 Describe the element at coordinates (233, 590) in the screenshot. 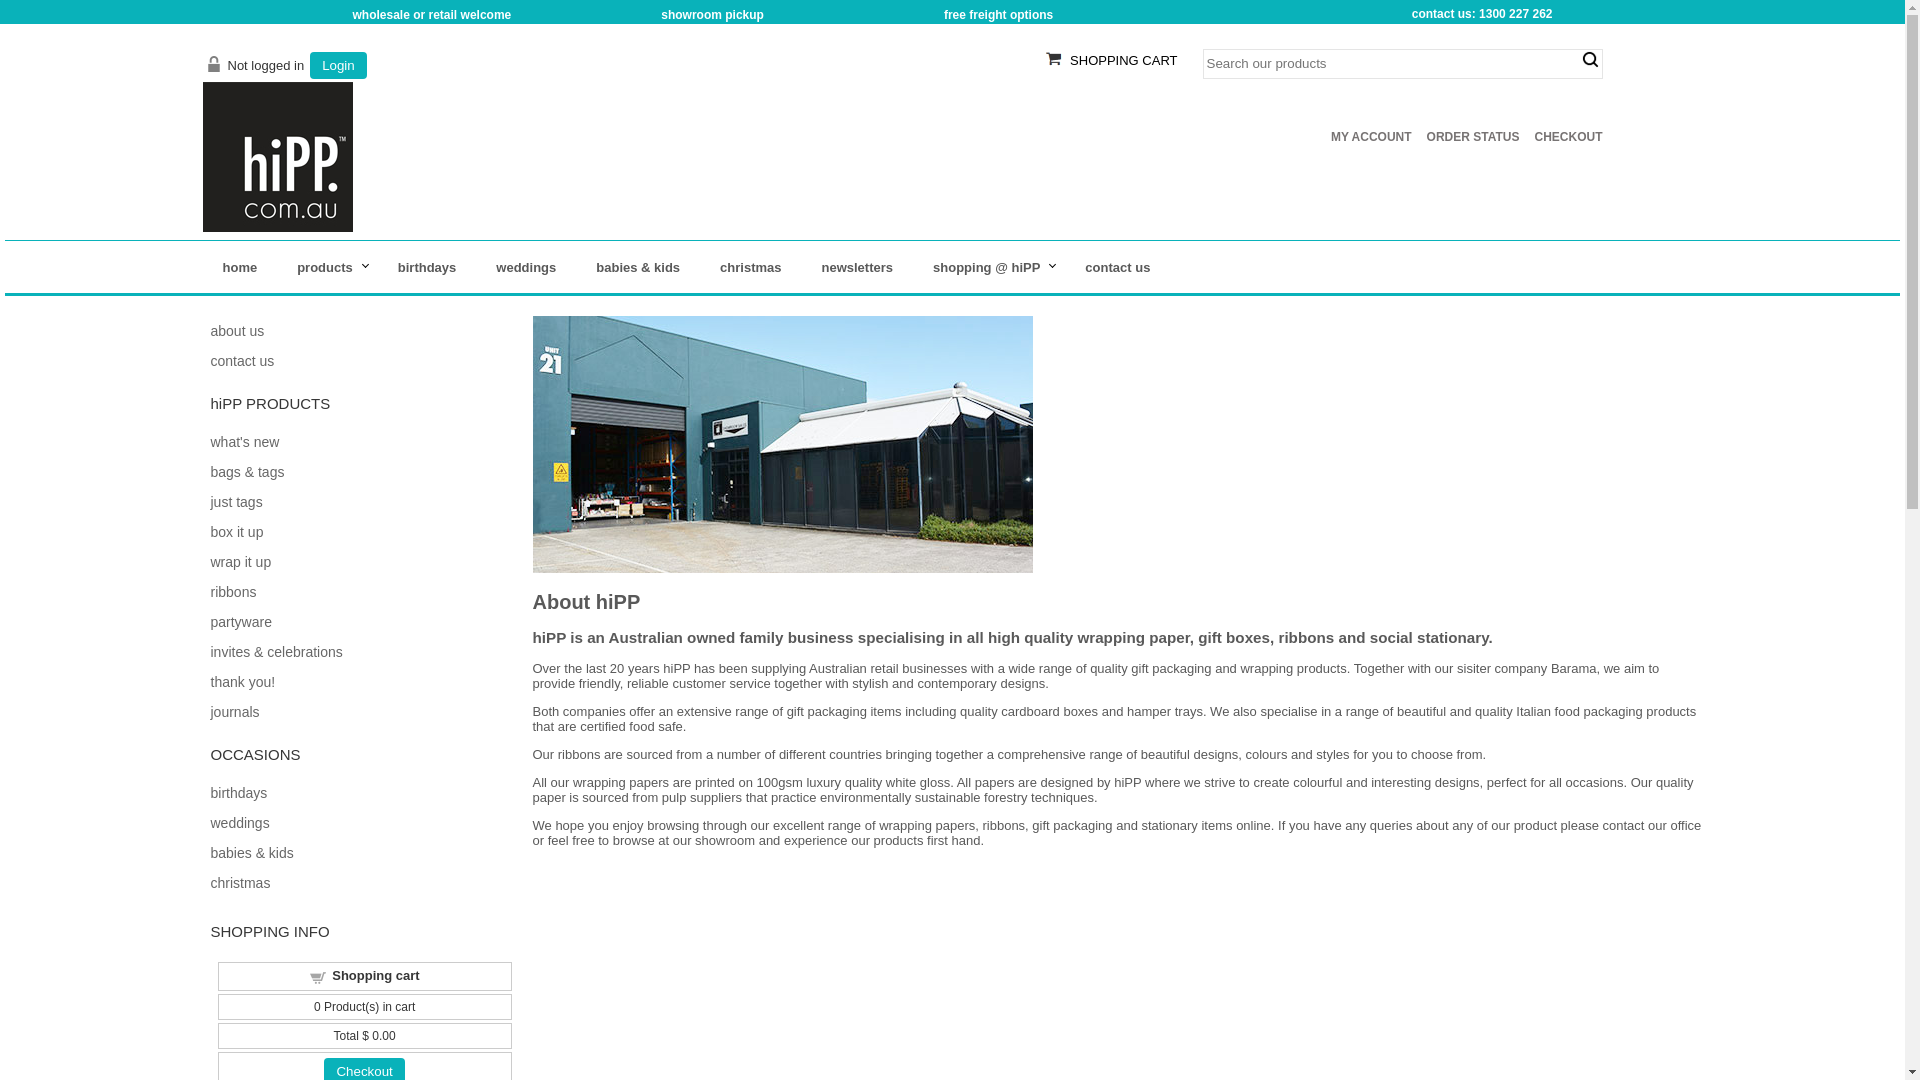

I see `'ribbons'` at that location.